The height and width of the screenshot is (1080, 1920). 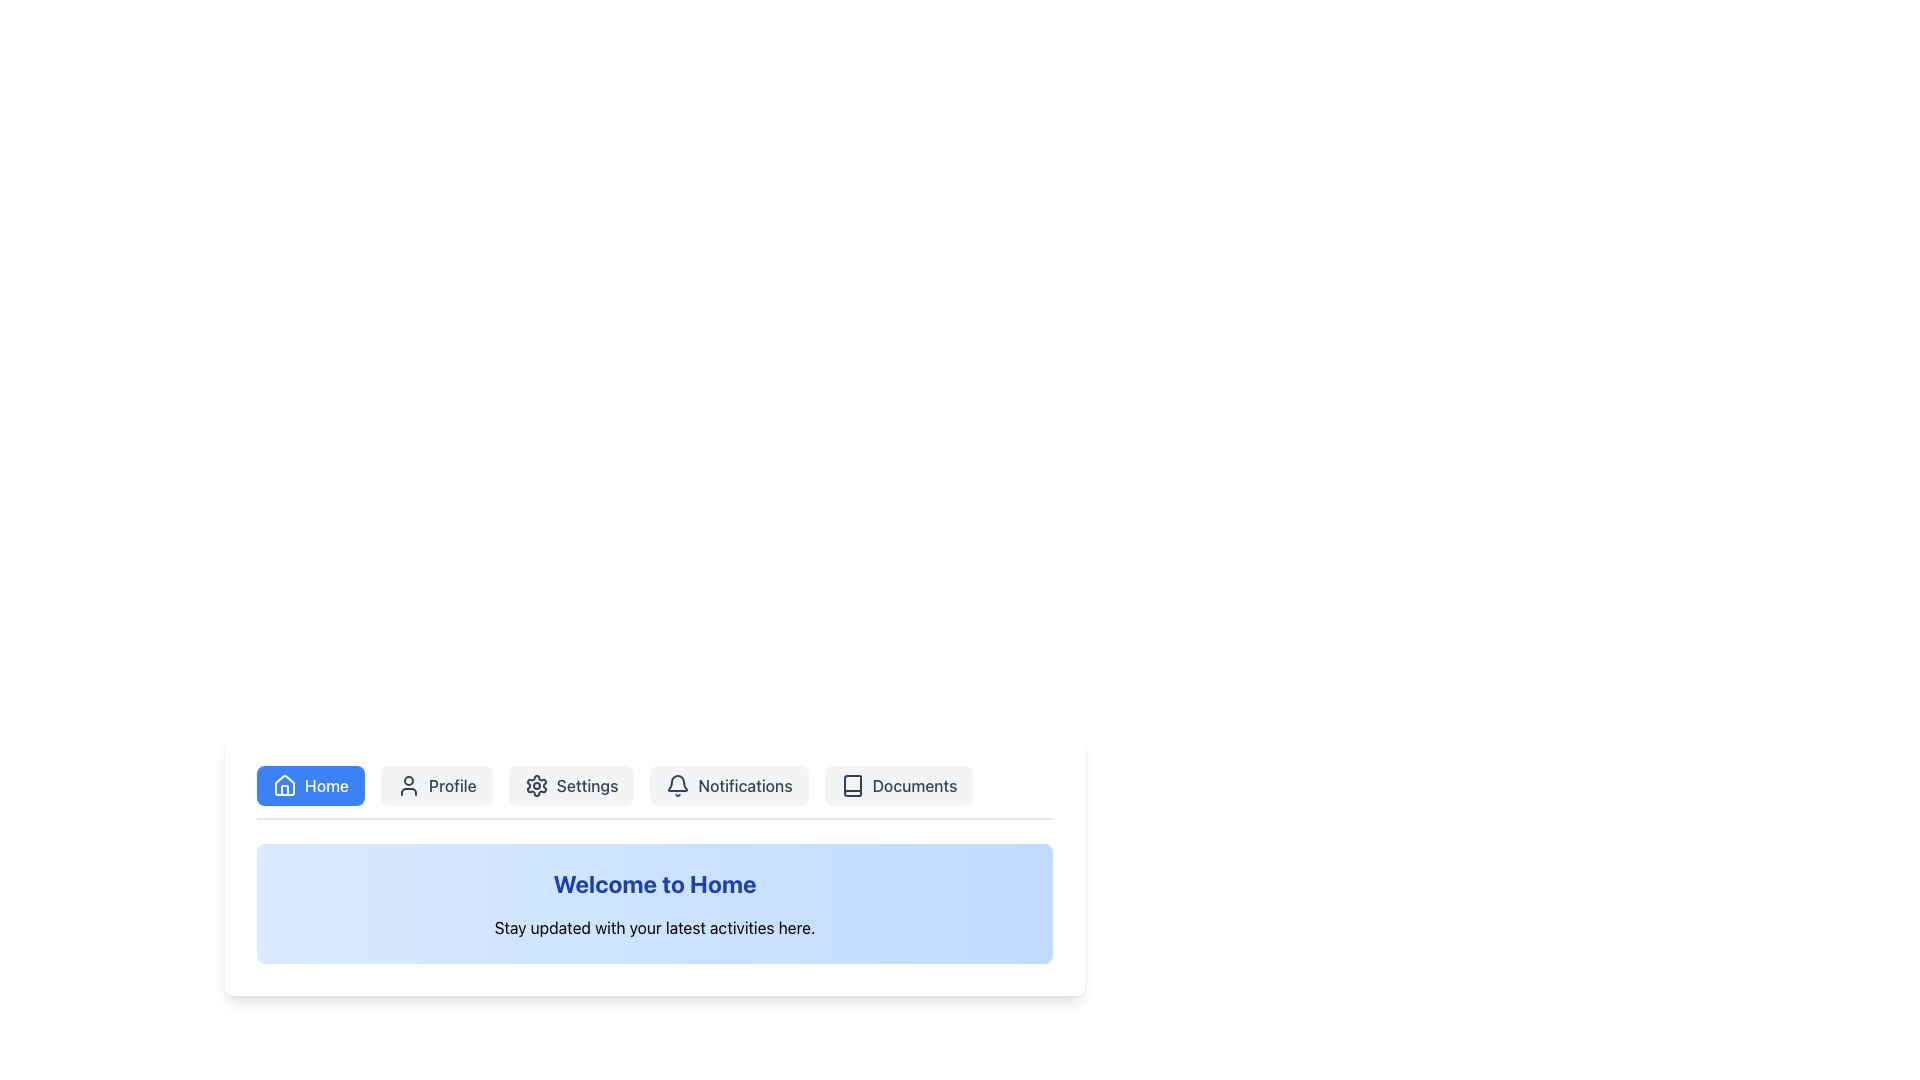 What do you see at coordinates (852, 785) in the screenshot?
I see `the SVG Icon (Book Illustration) representing the 'Documents' feature located inside the 'Documents' button on the top navigation bar` at bounding box center [852, 785].